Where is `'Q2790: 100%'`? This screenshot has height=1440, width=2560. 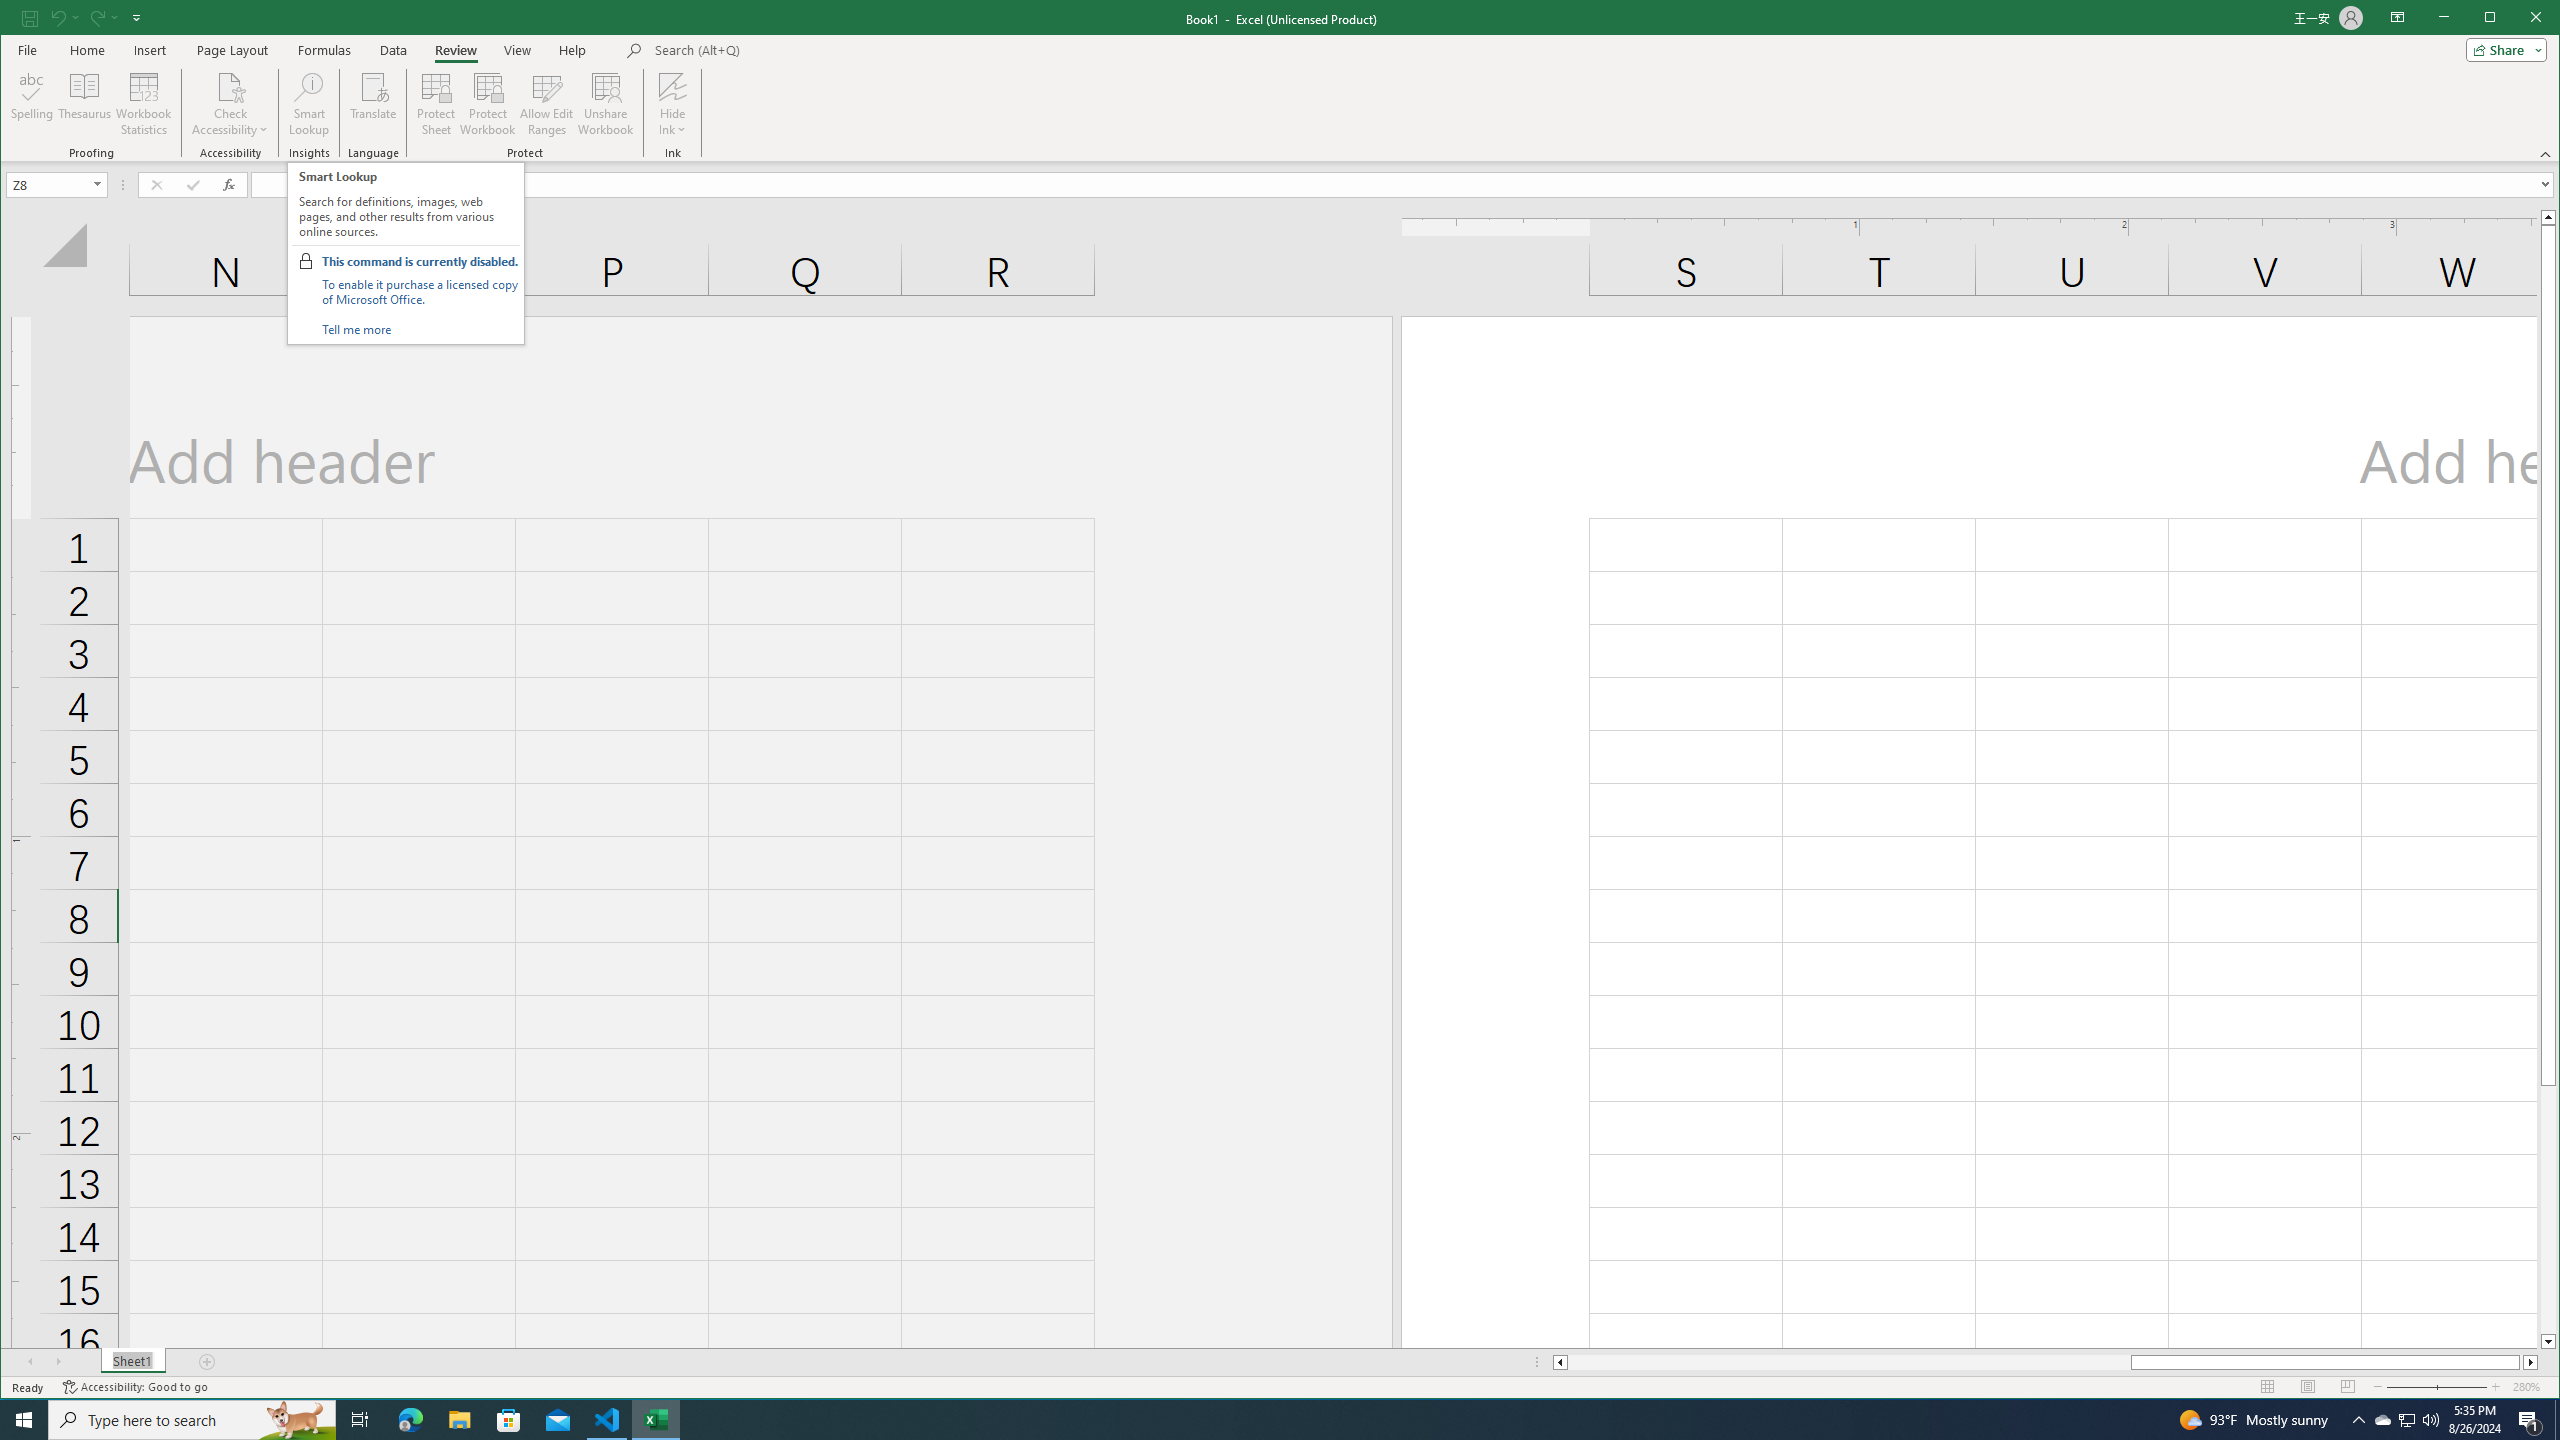
'Q2790: 100%' is located at coordinates (2429, 1418).